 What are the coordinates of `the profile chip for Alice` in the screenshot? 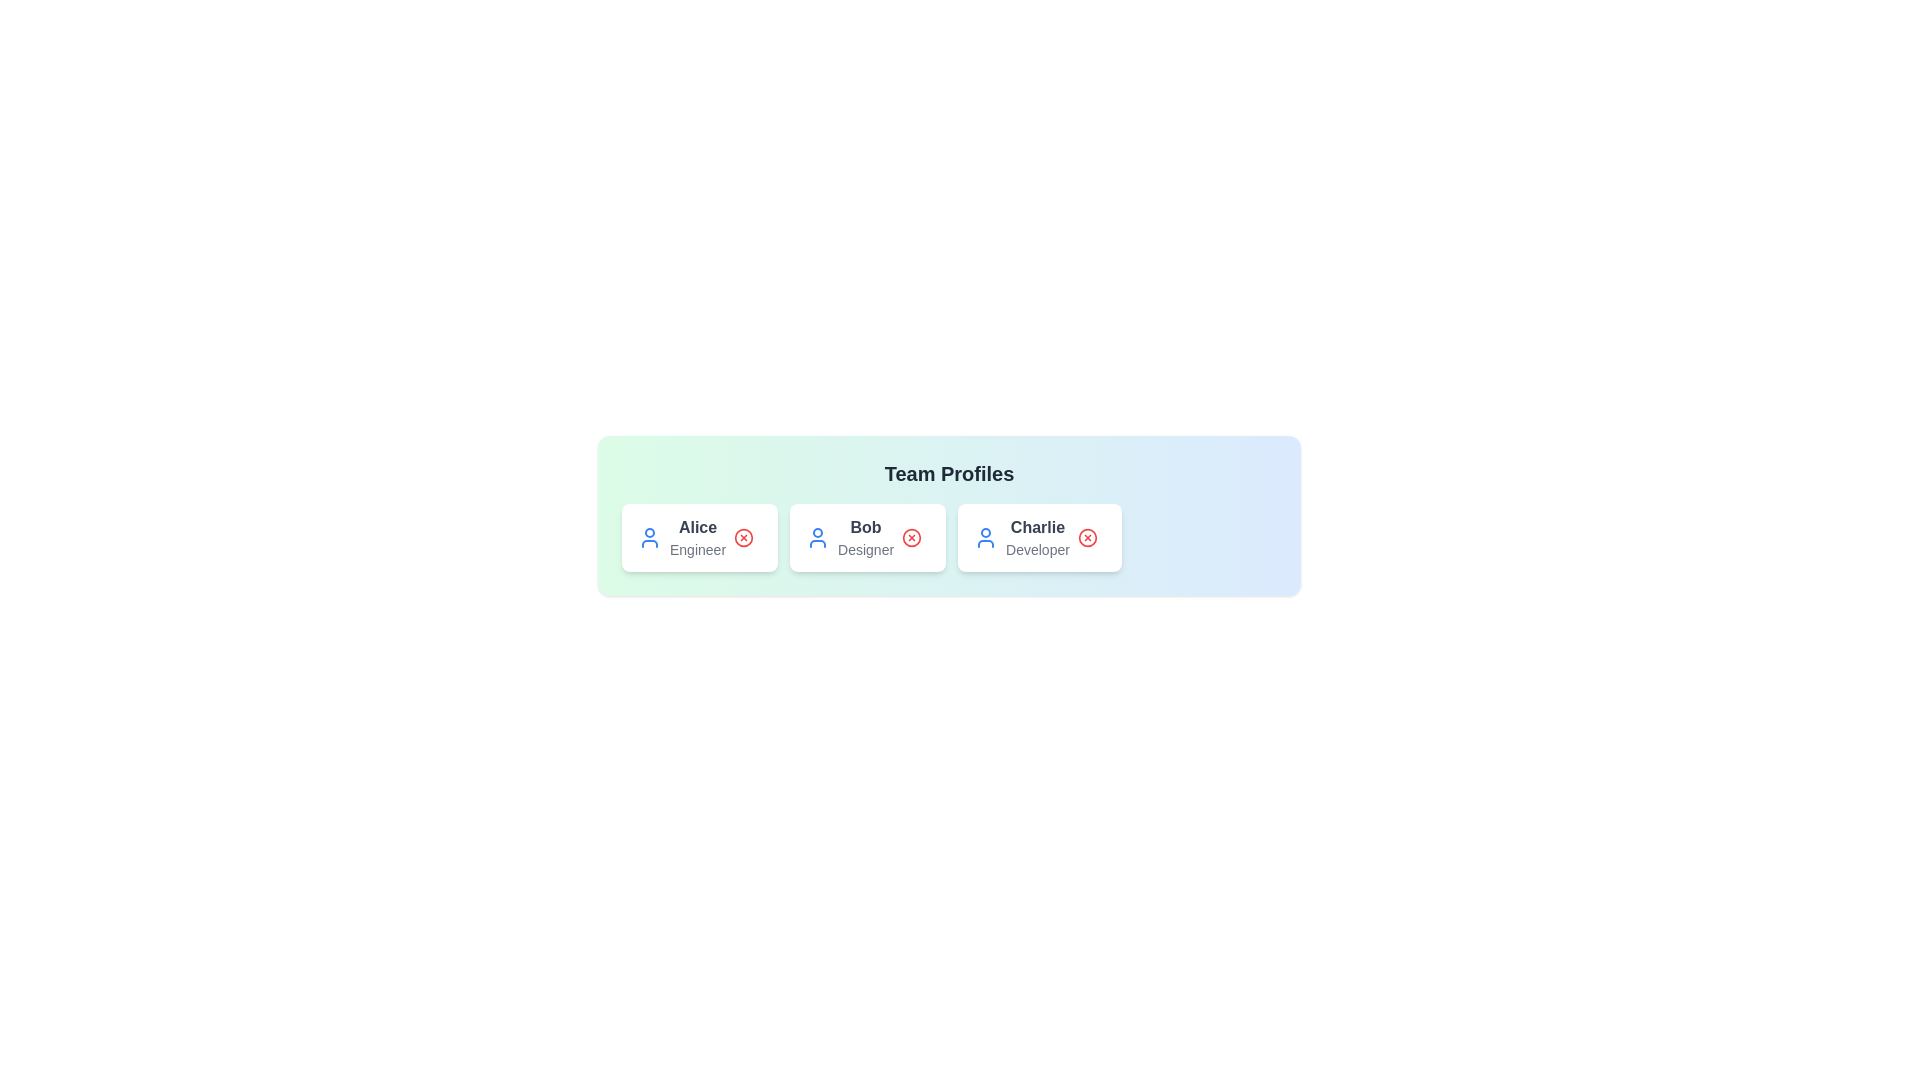 It's located at (700, 536).